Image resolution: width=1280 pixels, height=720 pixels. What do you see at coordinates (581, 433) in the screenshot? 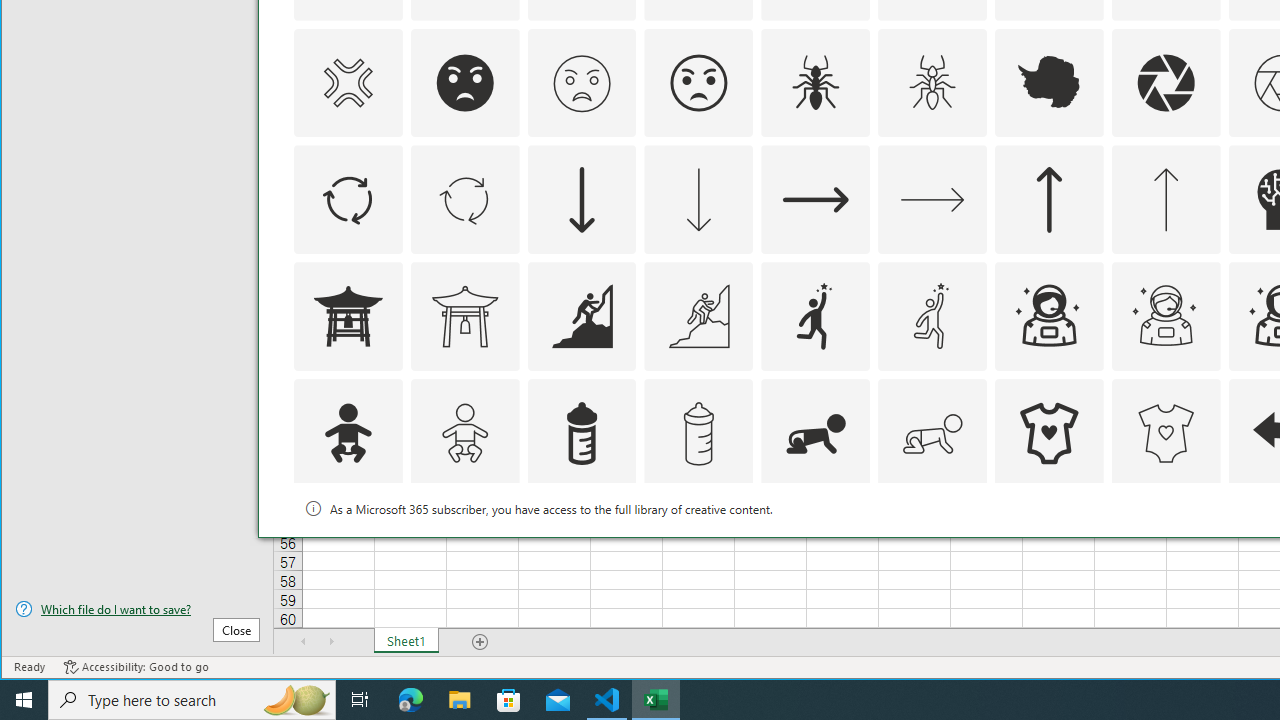
I see `'AutomationID: Icons_BabyBottle'` at bounding box center [581, 433].